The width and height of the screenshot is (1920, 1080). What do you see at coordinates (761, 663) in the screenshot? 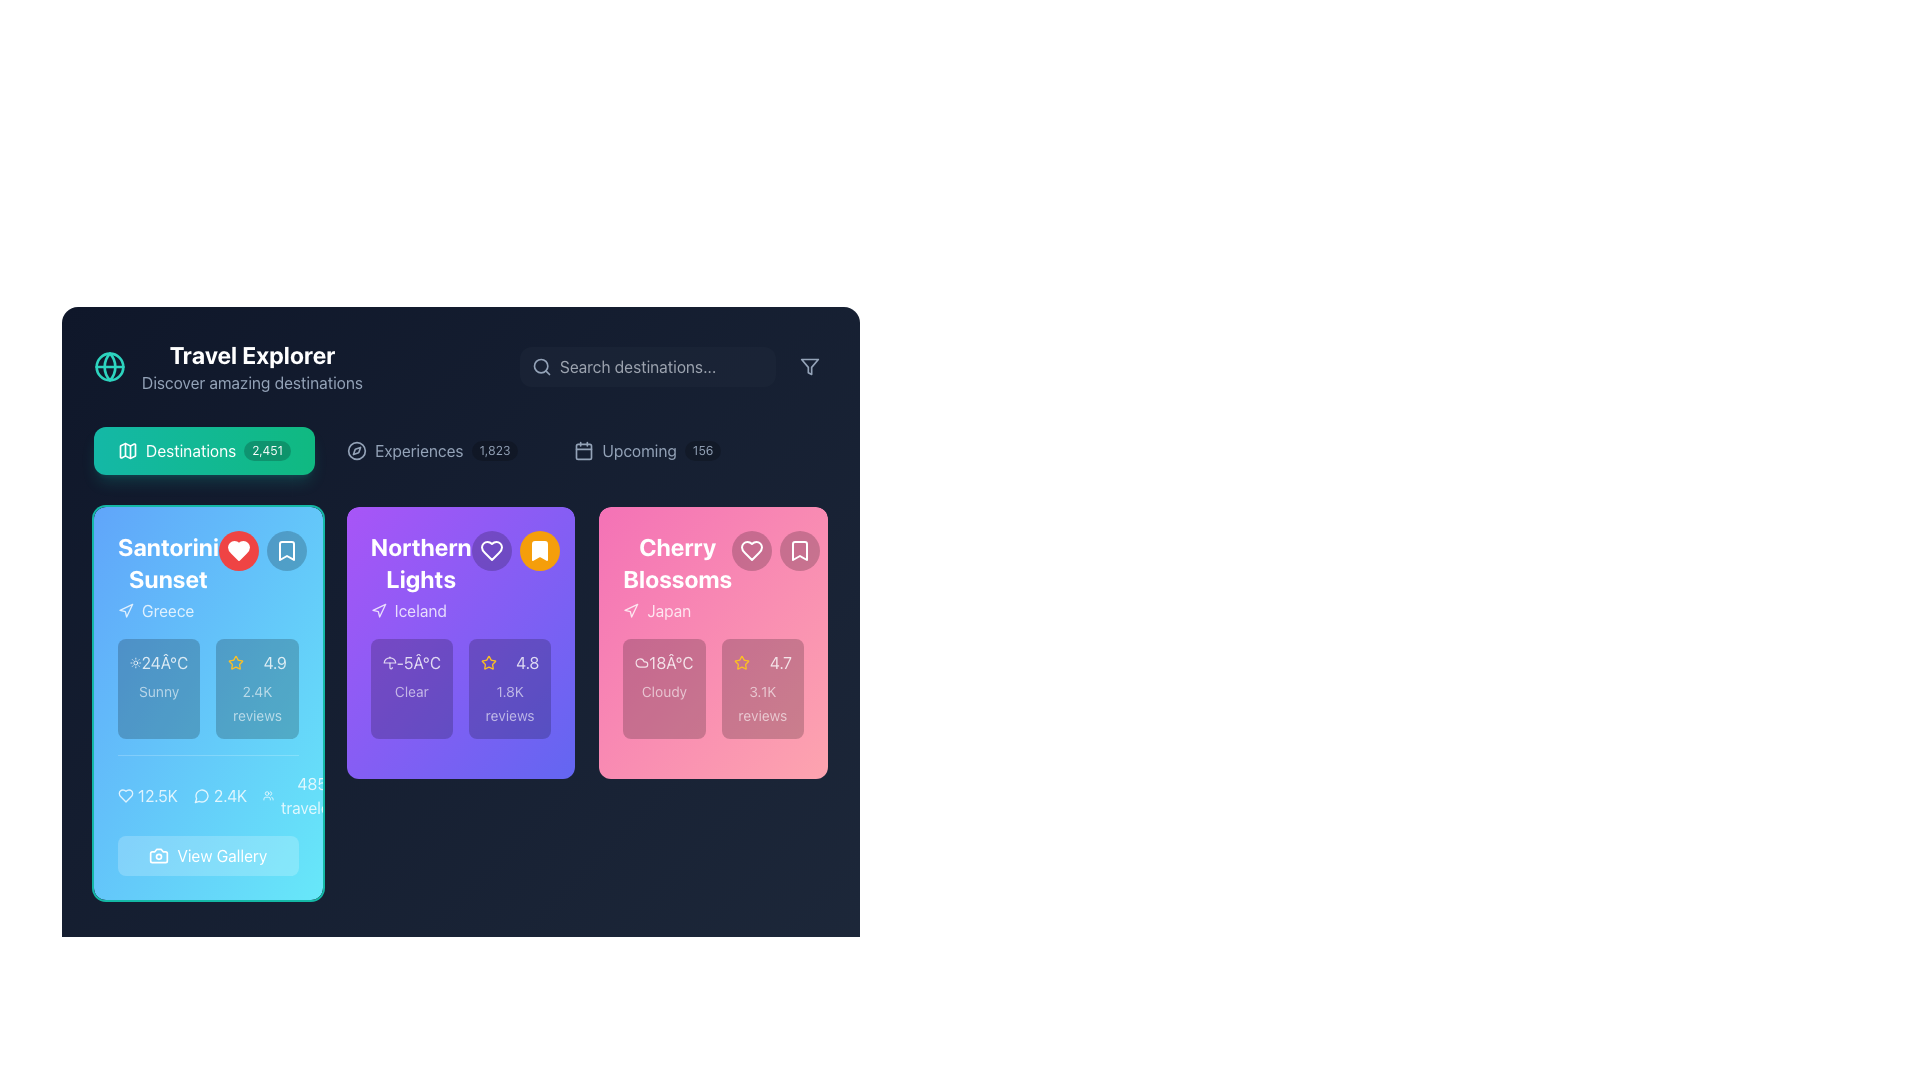
I see `the rating details associated with the score displayed in the rating indicator, which shows a score of 4.7 alongside a star representation, located in the upper portion of a pink card` at bounding box center [761, 663].